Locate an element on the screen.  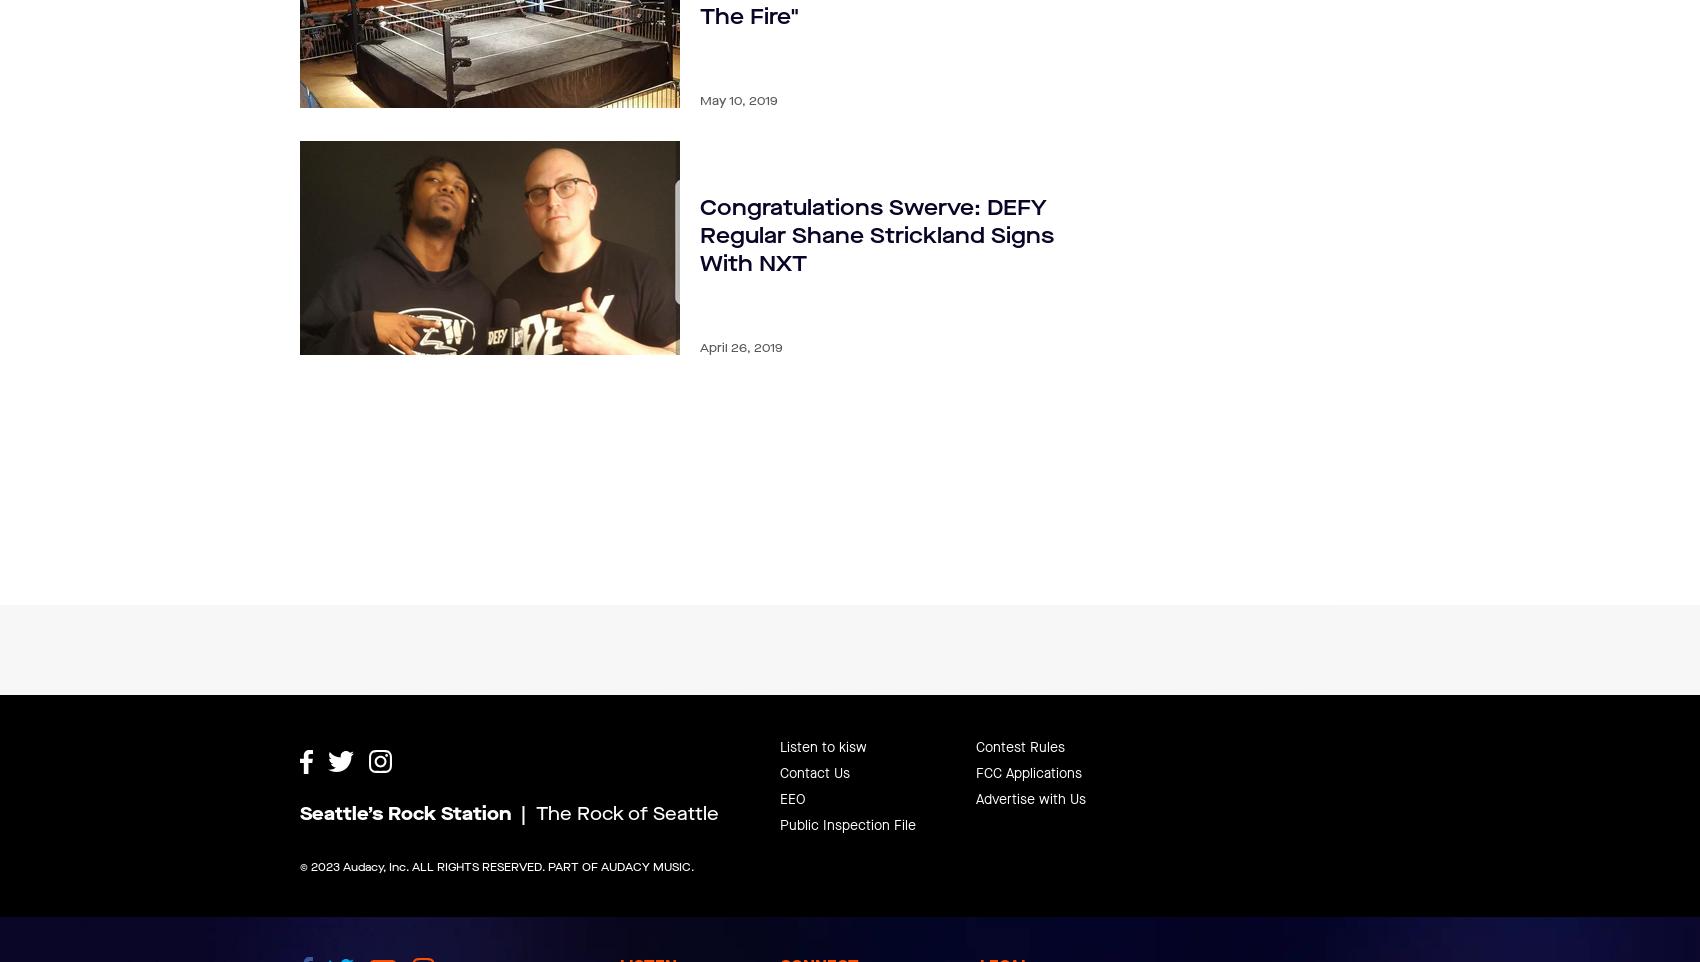
'EEO' is located at coordinates (792, 749).